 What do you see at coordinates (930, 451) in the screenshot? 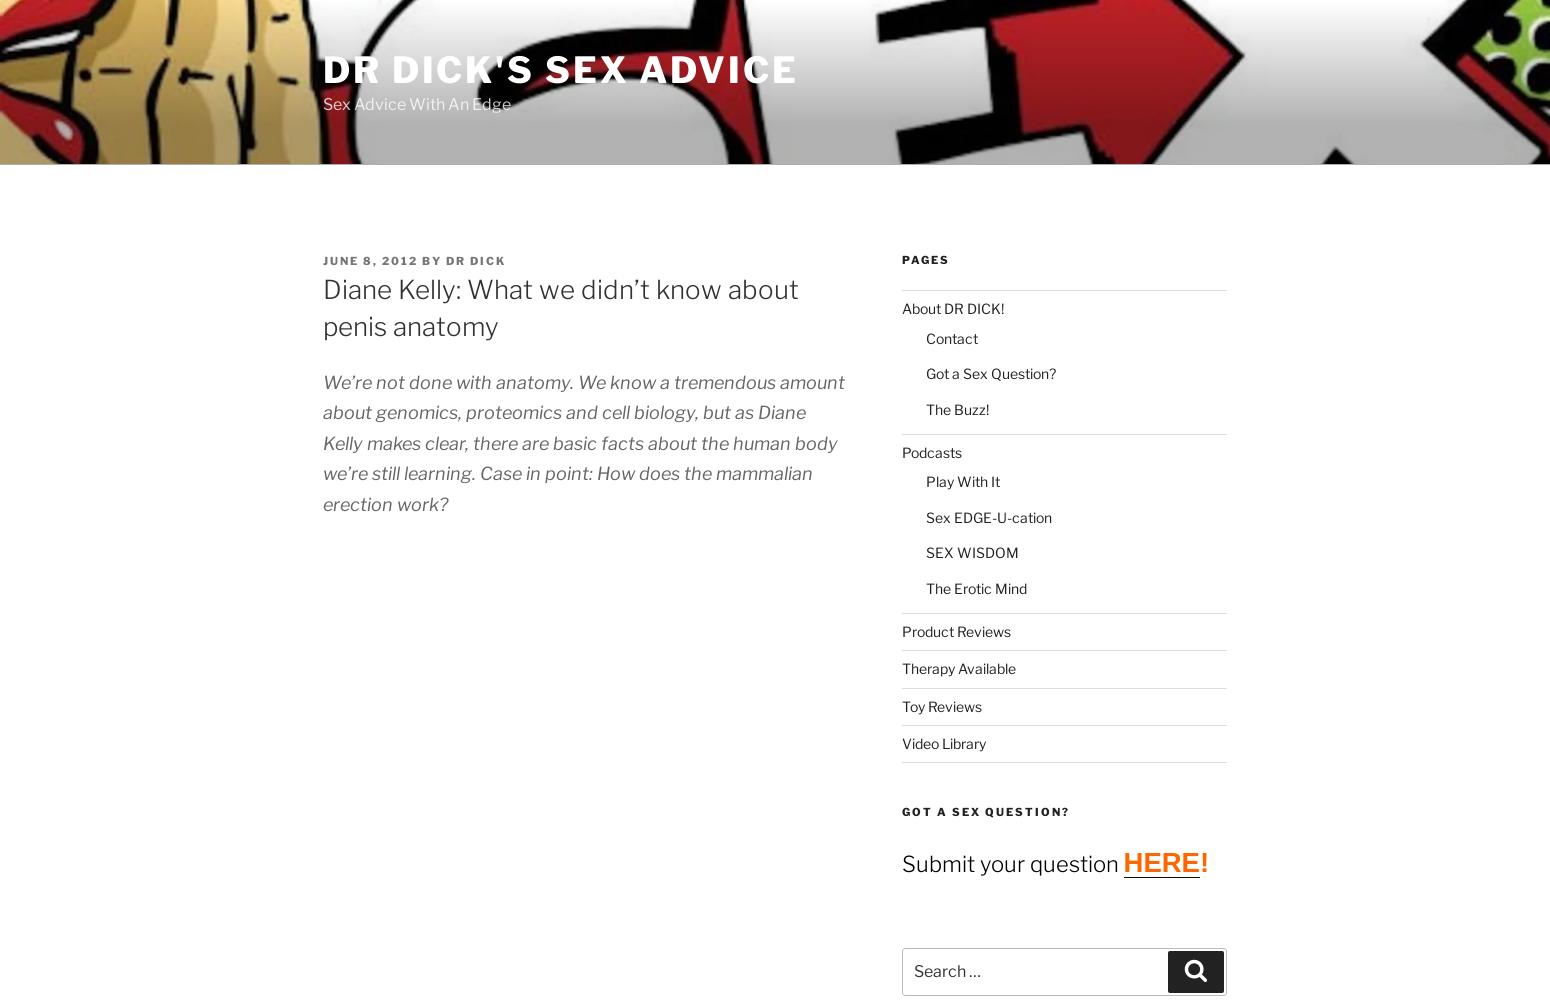
I see `'Podcasts'` at bounding box center [930, 451].